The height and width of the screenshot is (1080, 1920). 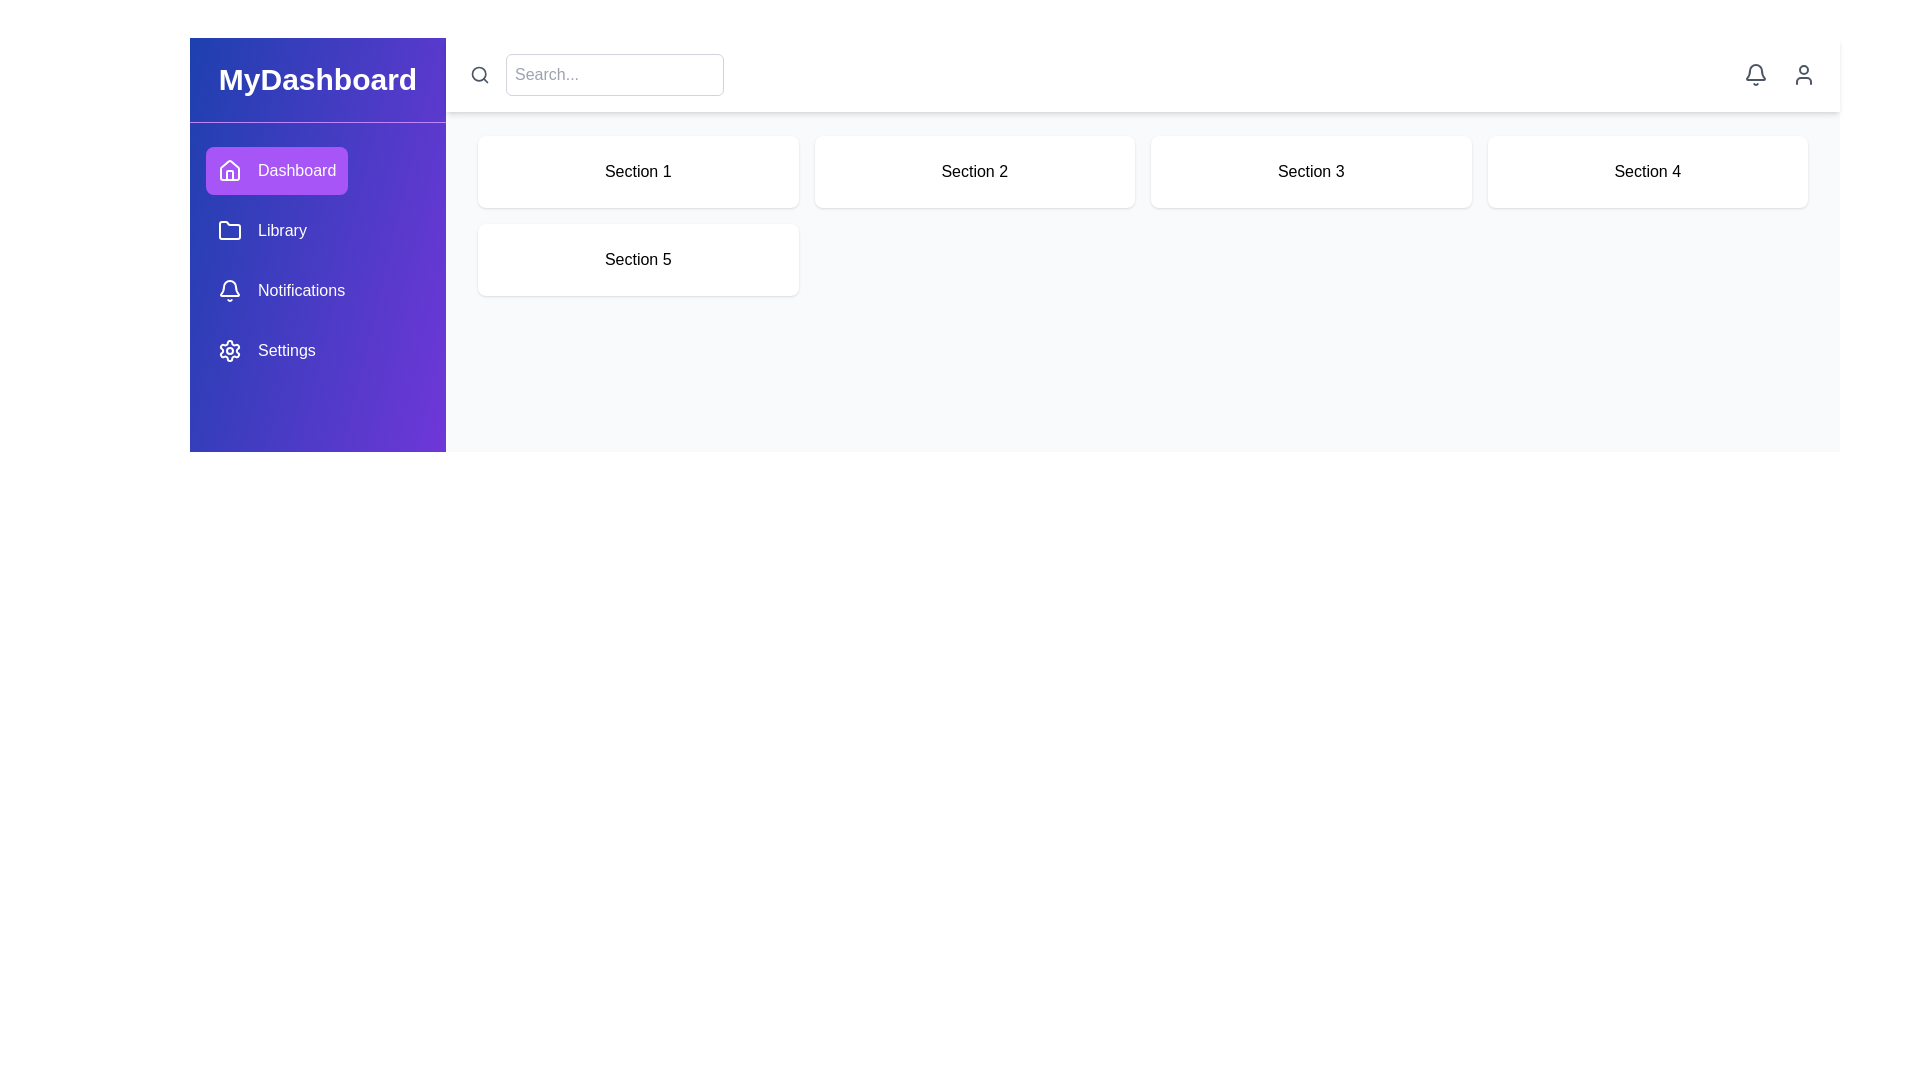 What do you see at coordinates (230, 168) in the screenshot?
I see `the house-shaped icon located in the navigation bar at the top of the purple sidebar, adjacent to the 'Dashboard' label` at bounding box center [230, 168].